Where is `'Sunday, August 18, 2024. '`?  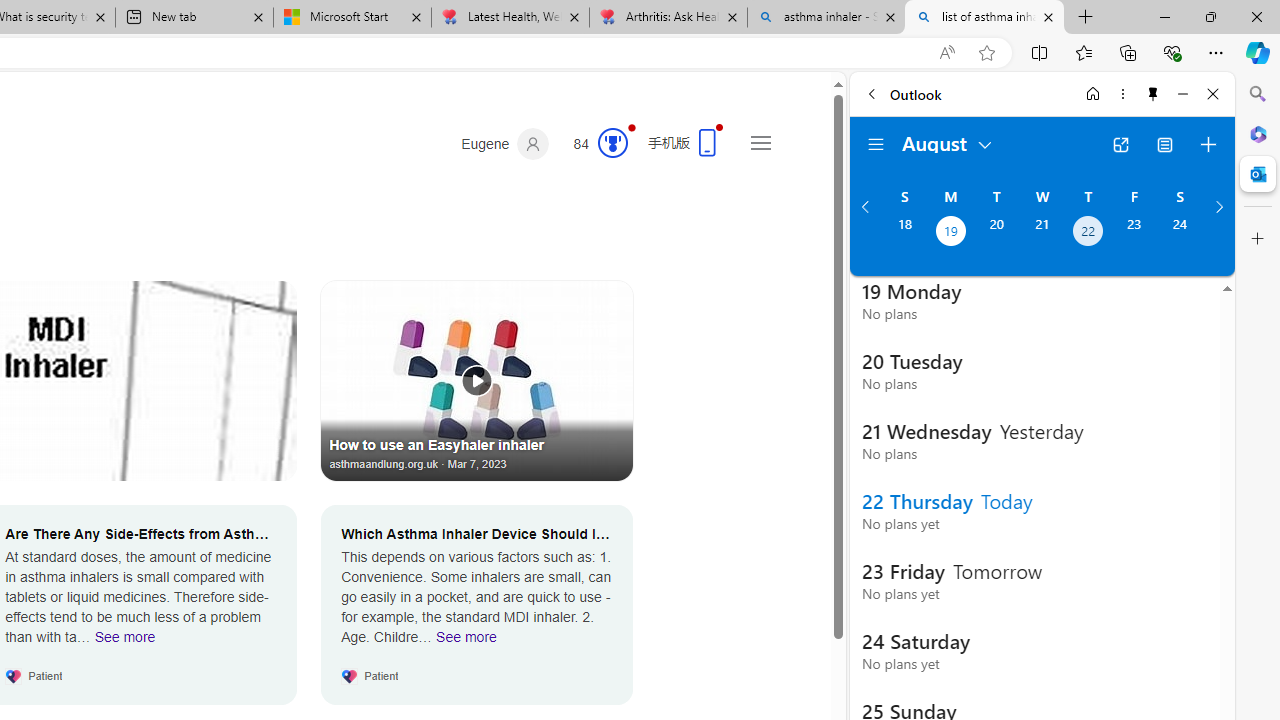 'Sunday, August 18, 2024. ' is located at coordinates (903, 232).